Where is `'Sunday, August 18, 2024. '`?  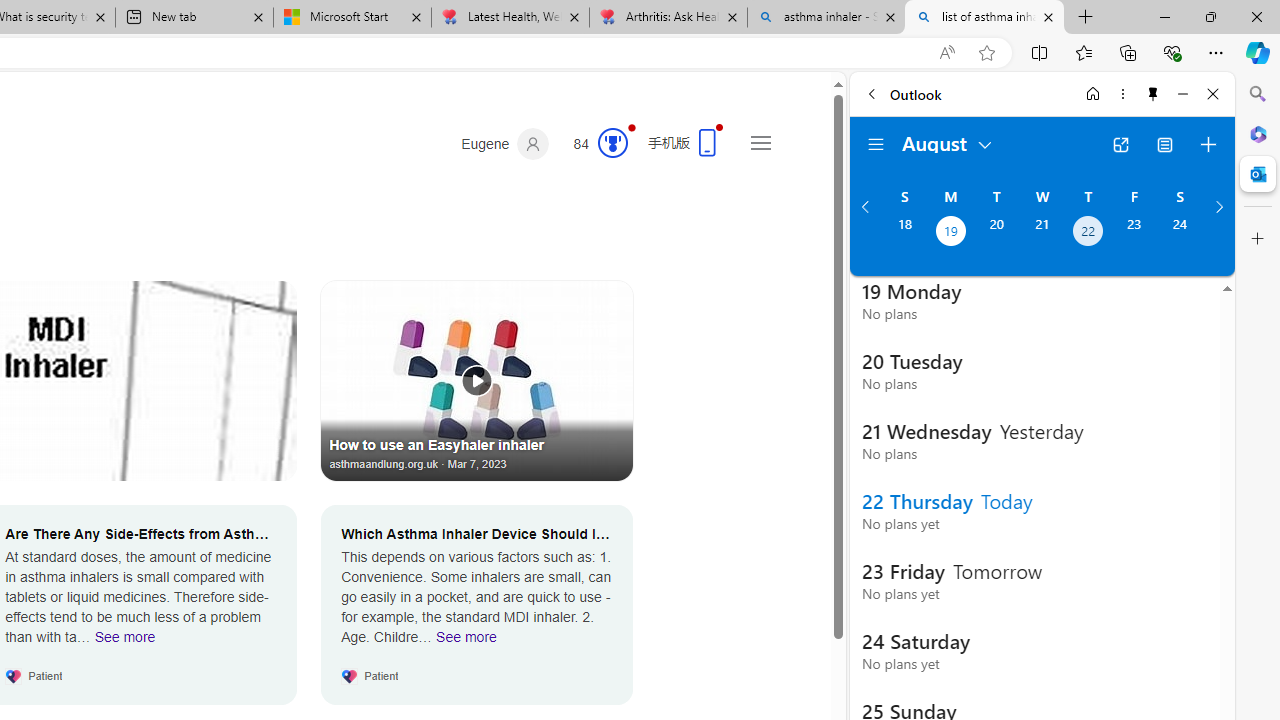 'Sunday, August 18, 2024. ' is located at coordinates (903, 232).